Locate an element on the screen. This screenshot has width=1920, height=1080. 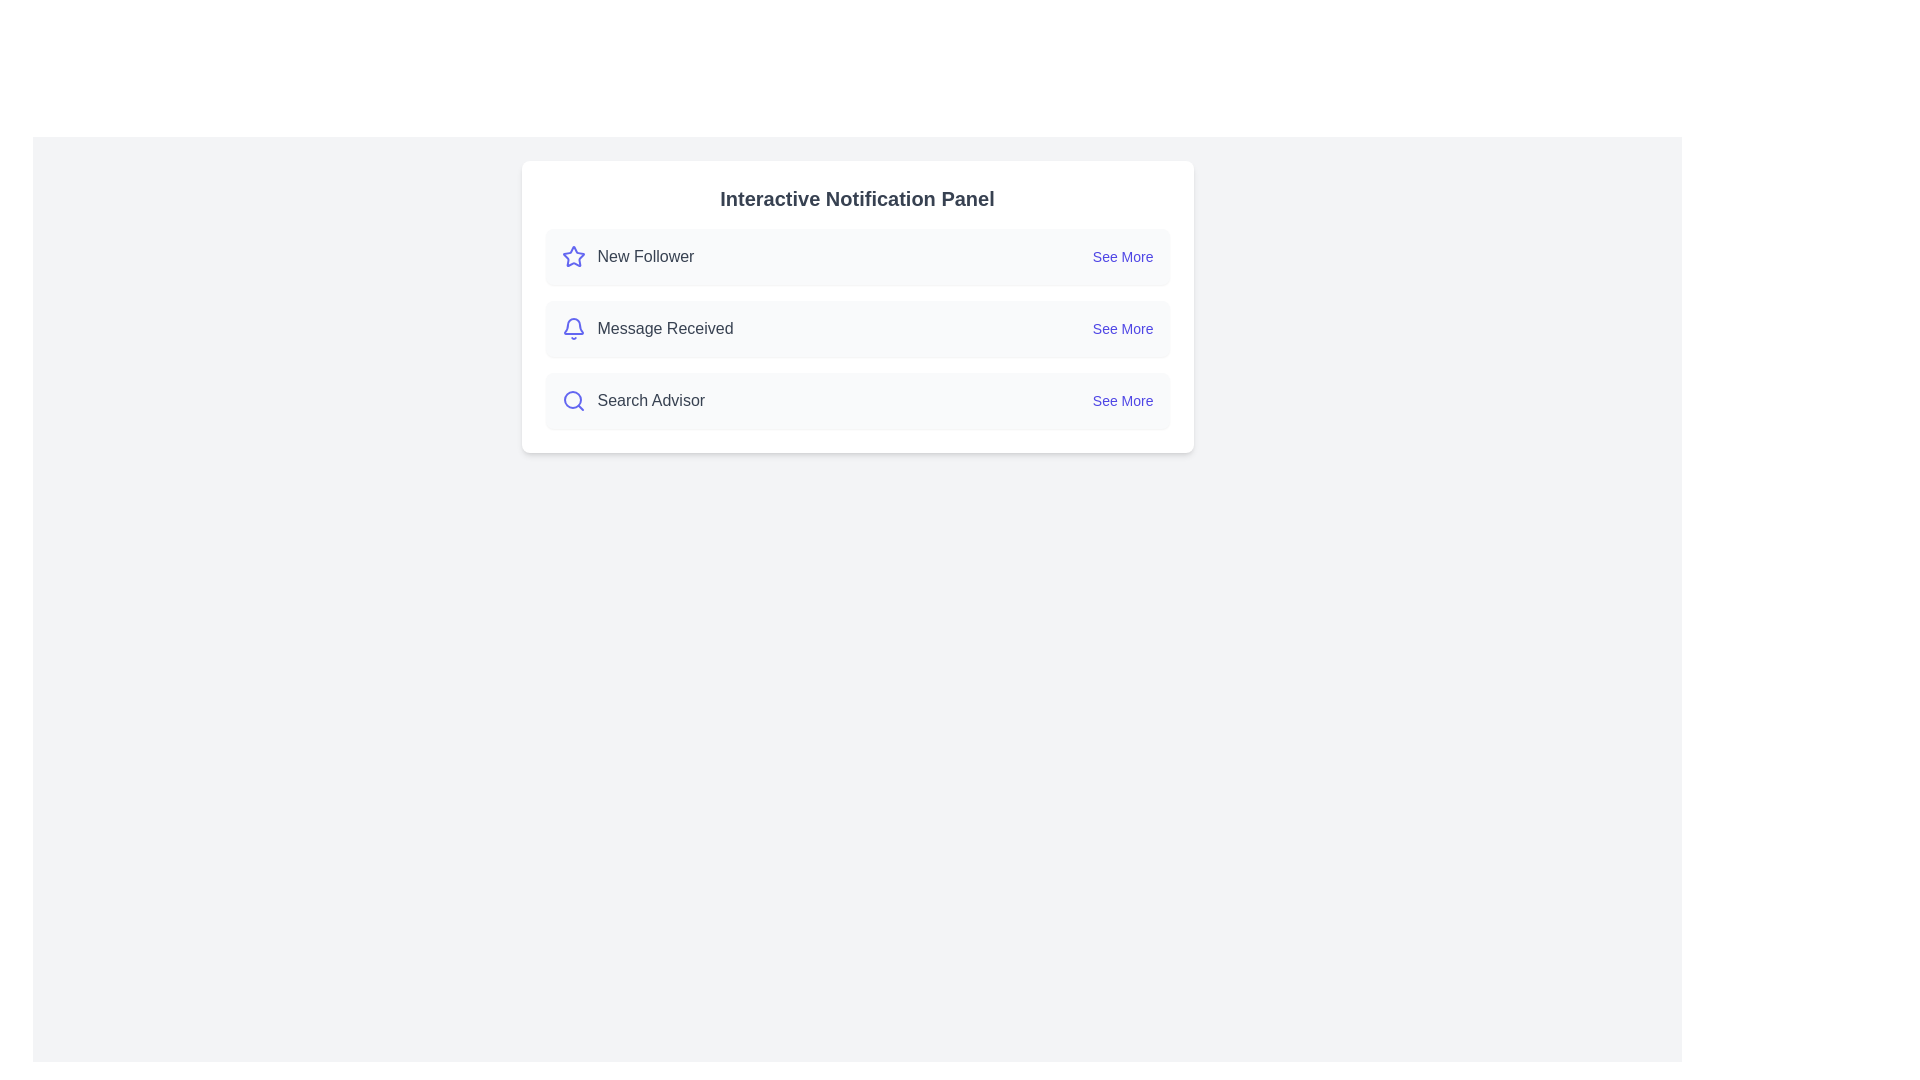
the star-shaped icon with a purple outline located on the left side of the 'New Follower' notification in the notification panel is located at coordinates (572, 256).